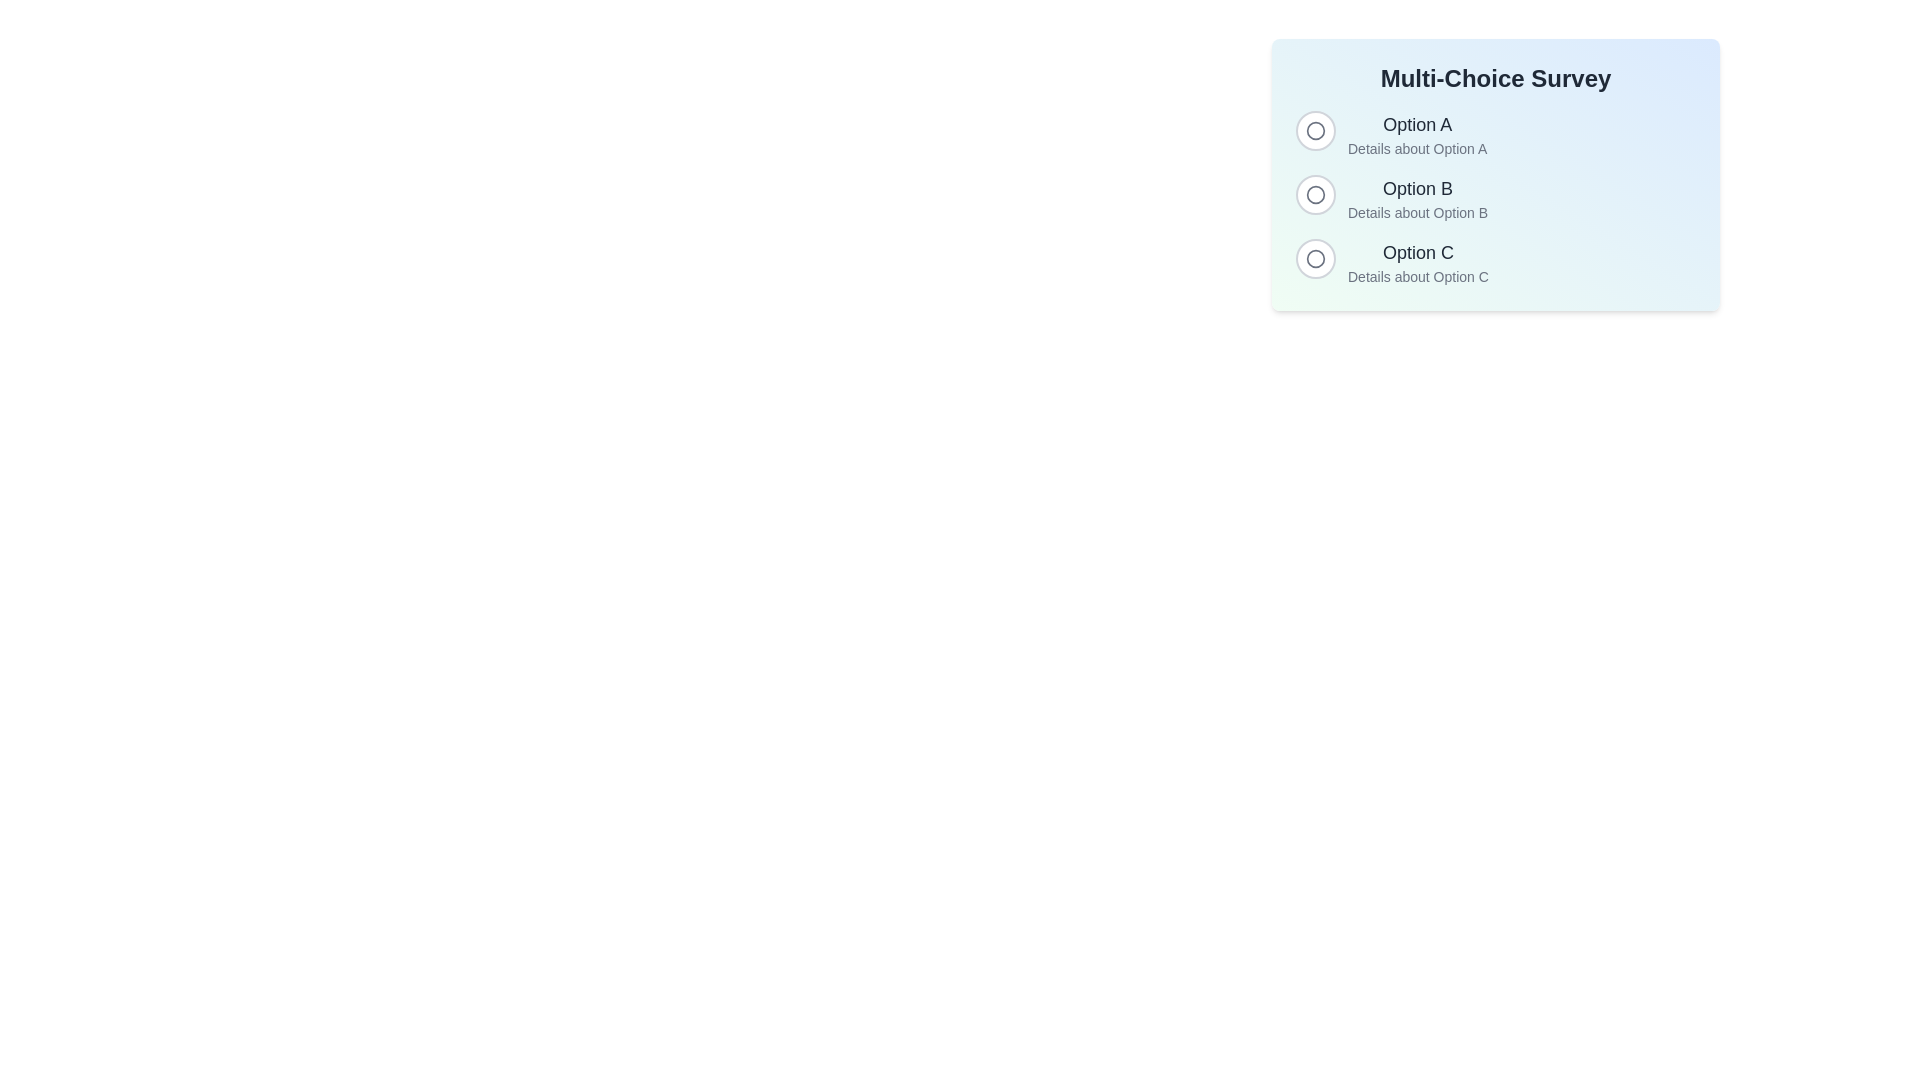  Describe the element at coordinates (1391, 199) in the screenshot. I see `the second option in the Multi-Choice Survey, which is a Text Label with Supporting Description that provides additional details about the selectable option` at that location.